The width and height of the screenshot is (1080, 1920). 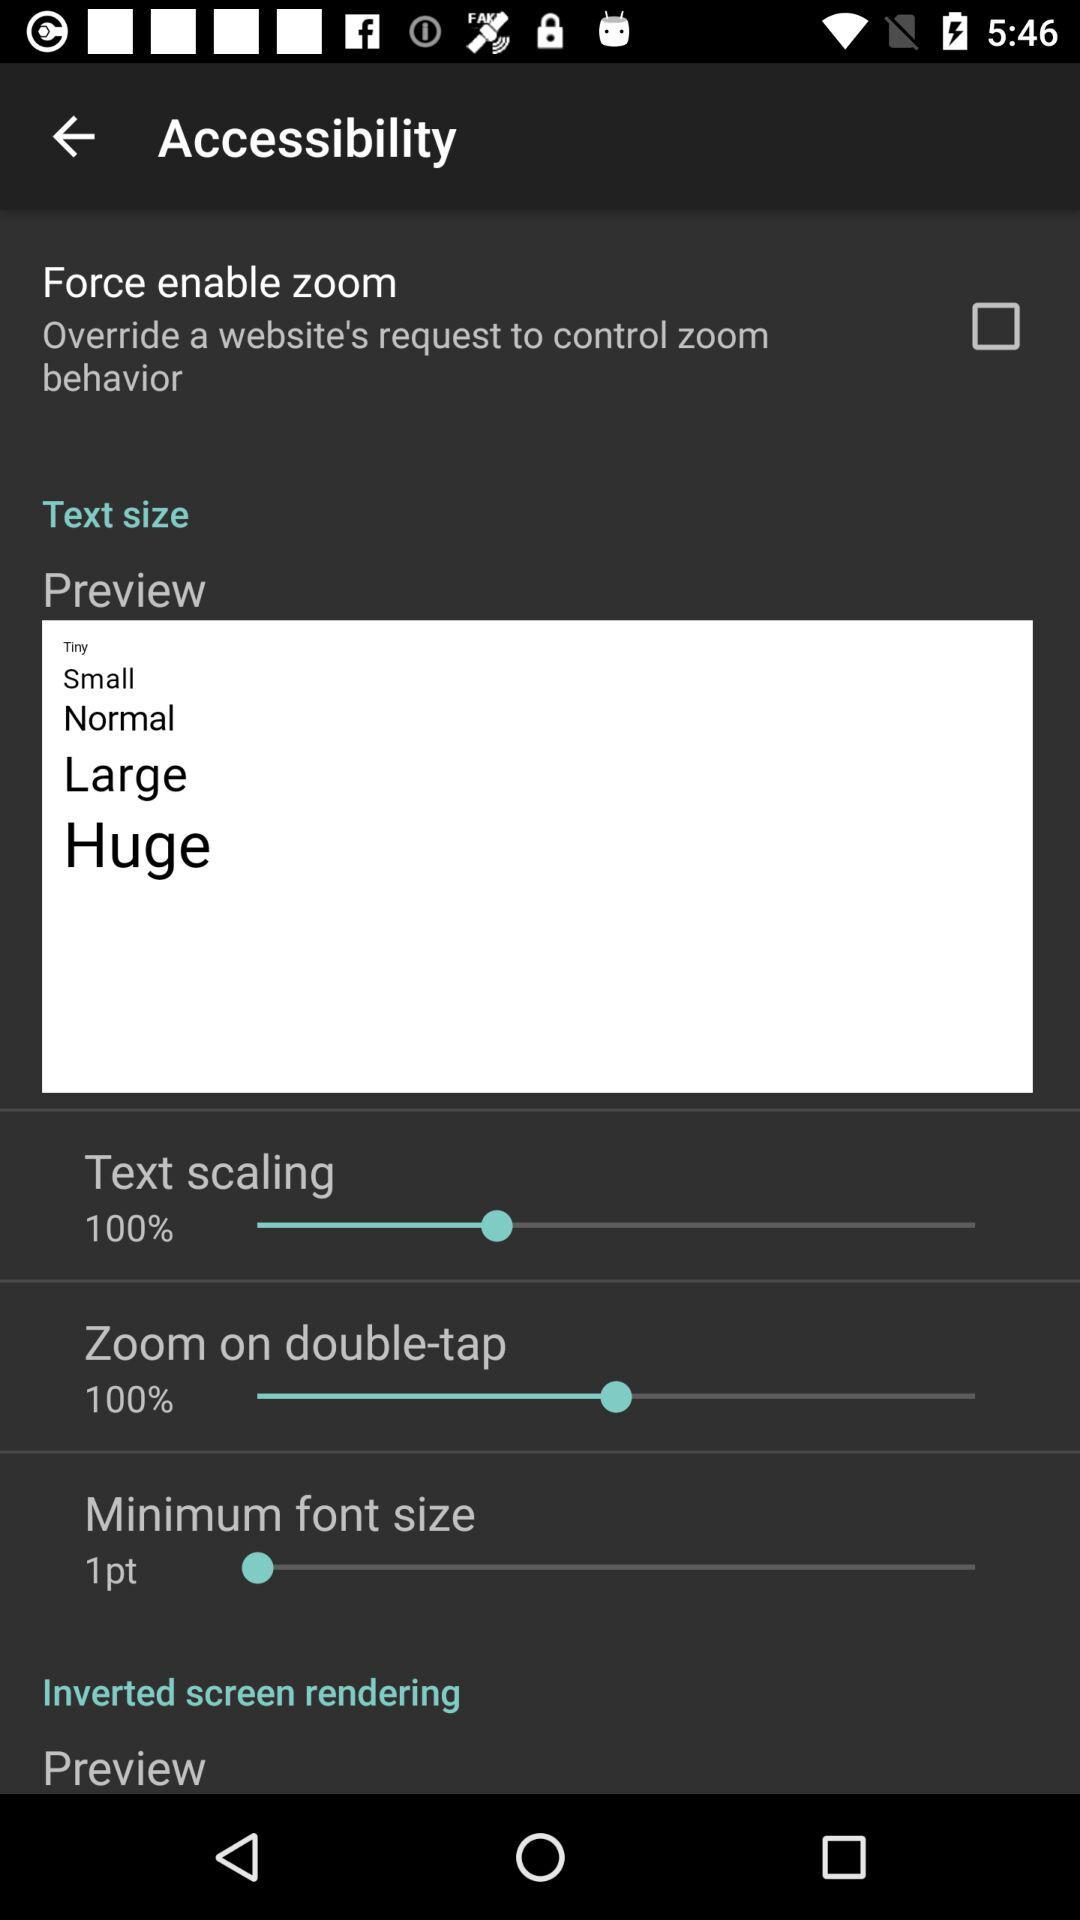 I want to click on app above 100% icon, so click(x=295, y=1341).